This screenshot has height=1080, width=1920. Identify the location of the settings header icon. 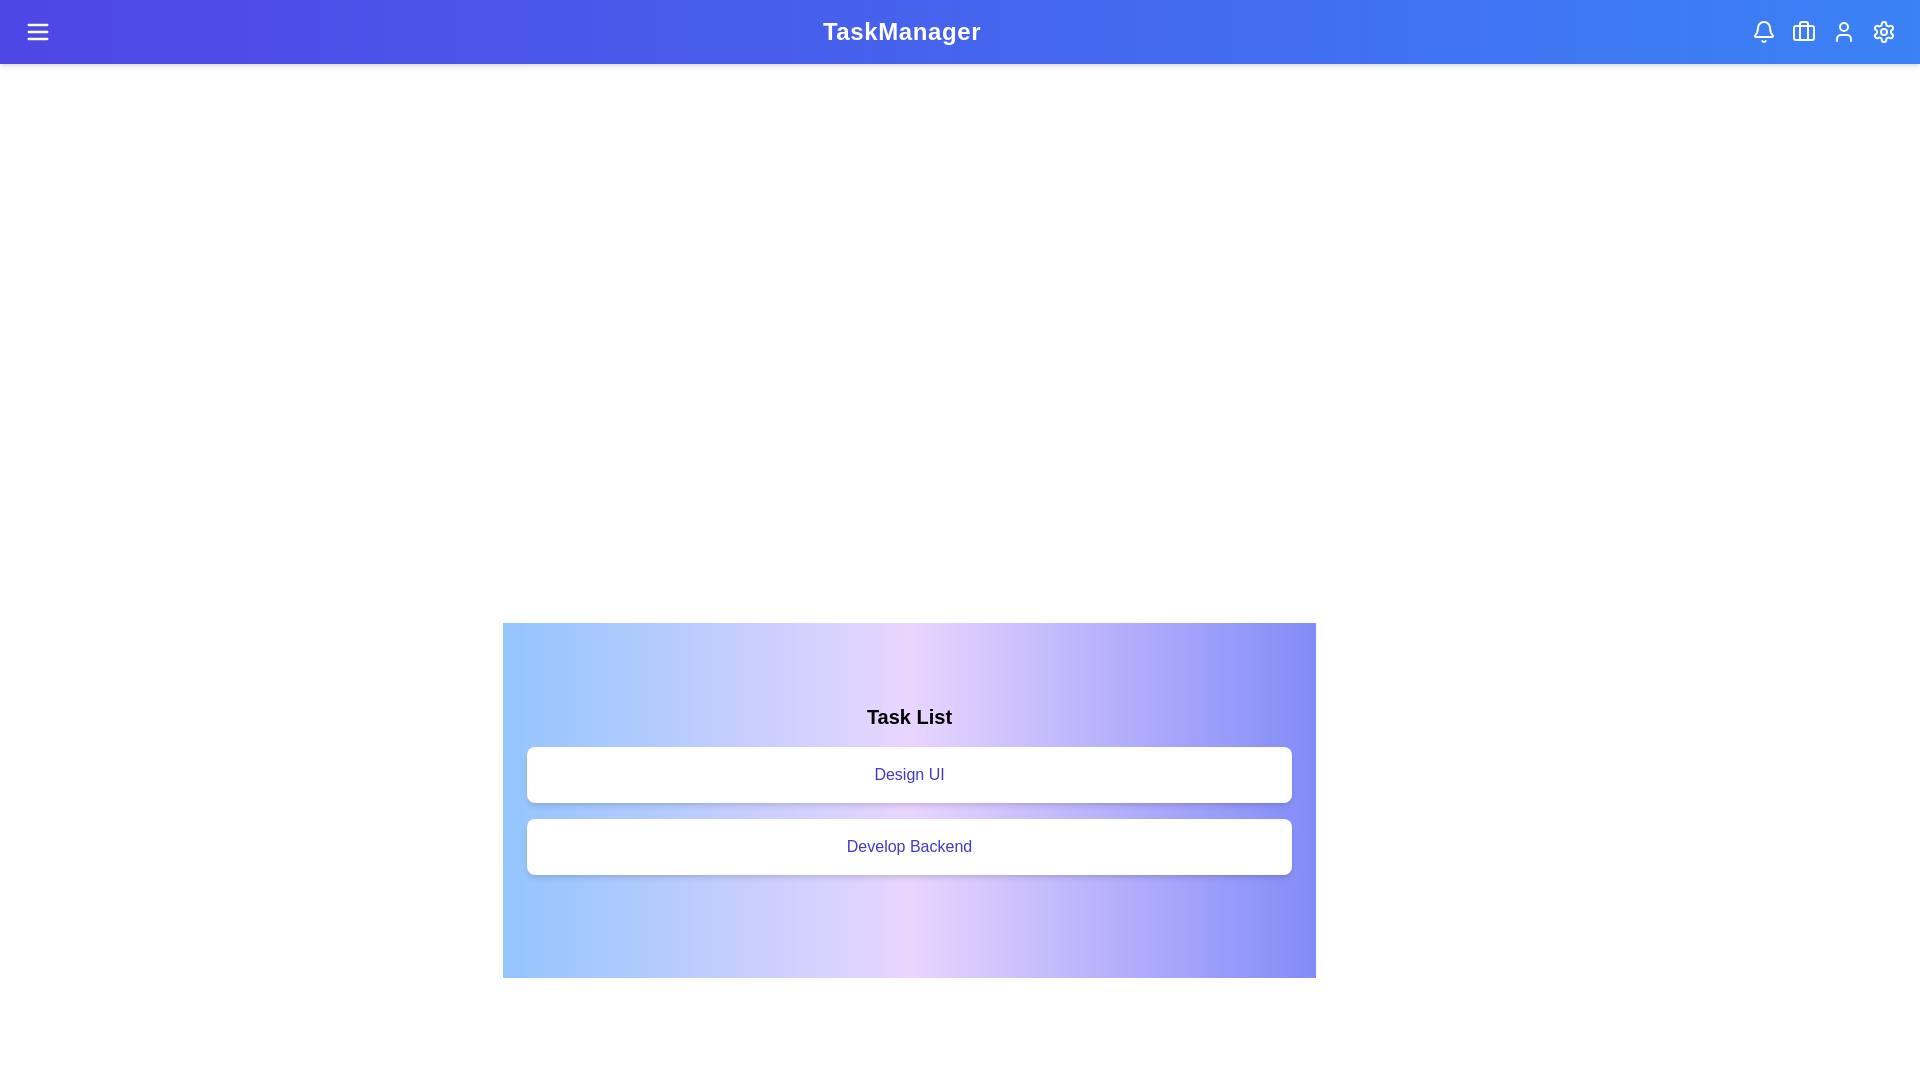
(1882, 31).